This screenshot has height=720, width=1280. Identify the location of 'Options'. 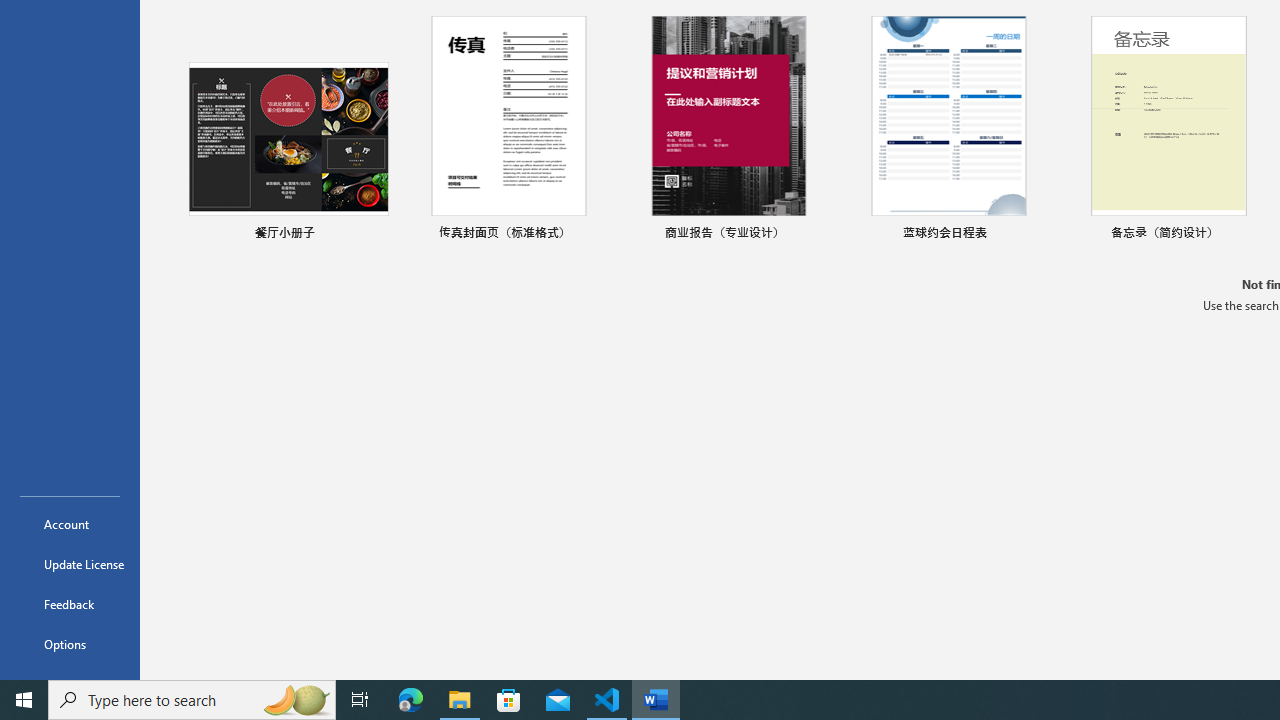
(69, 644).